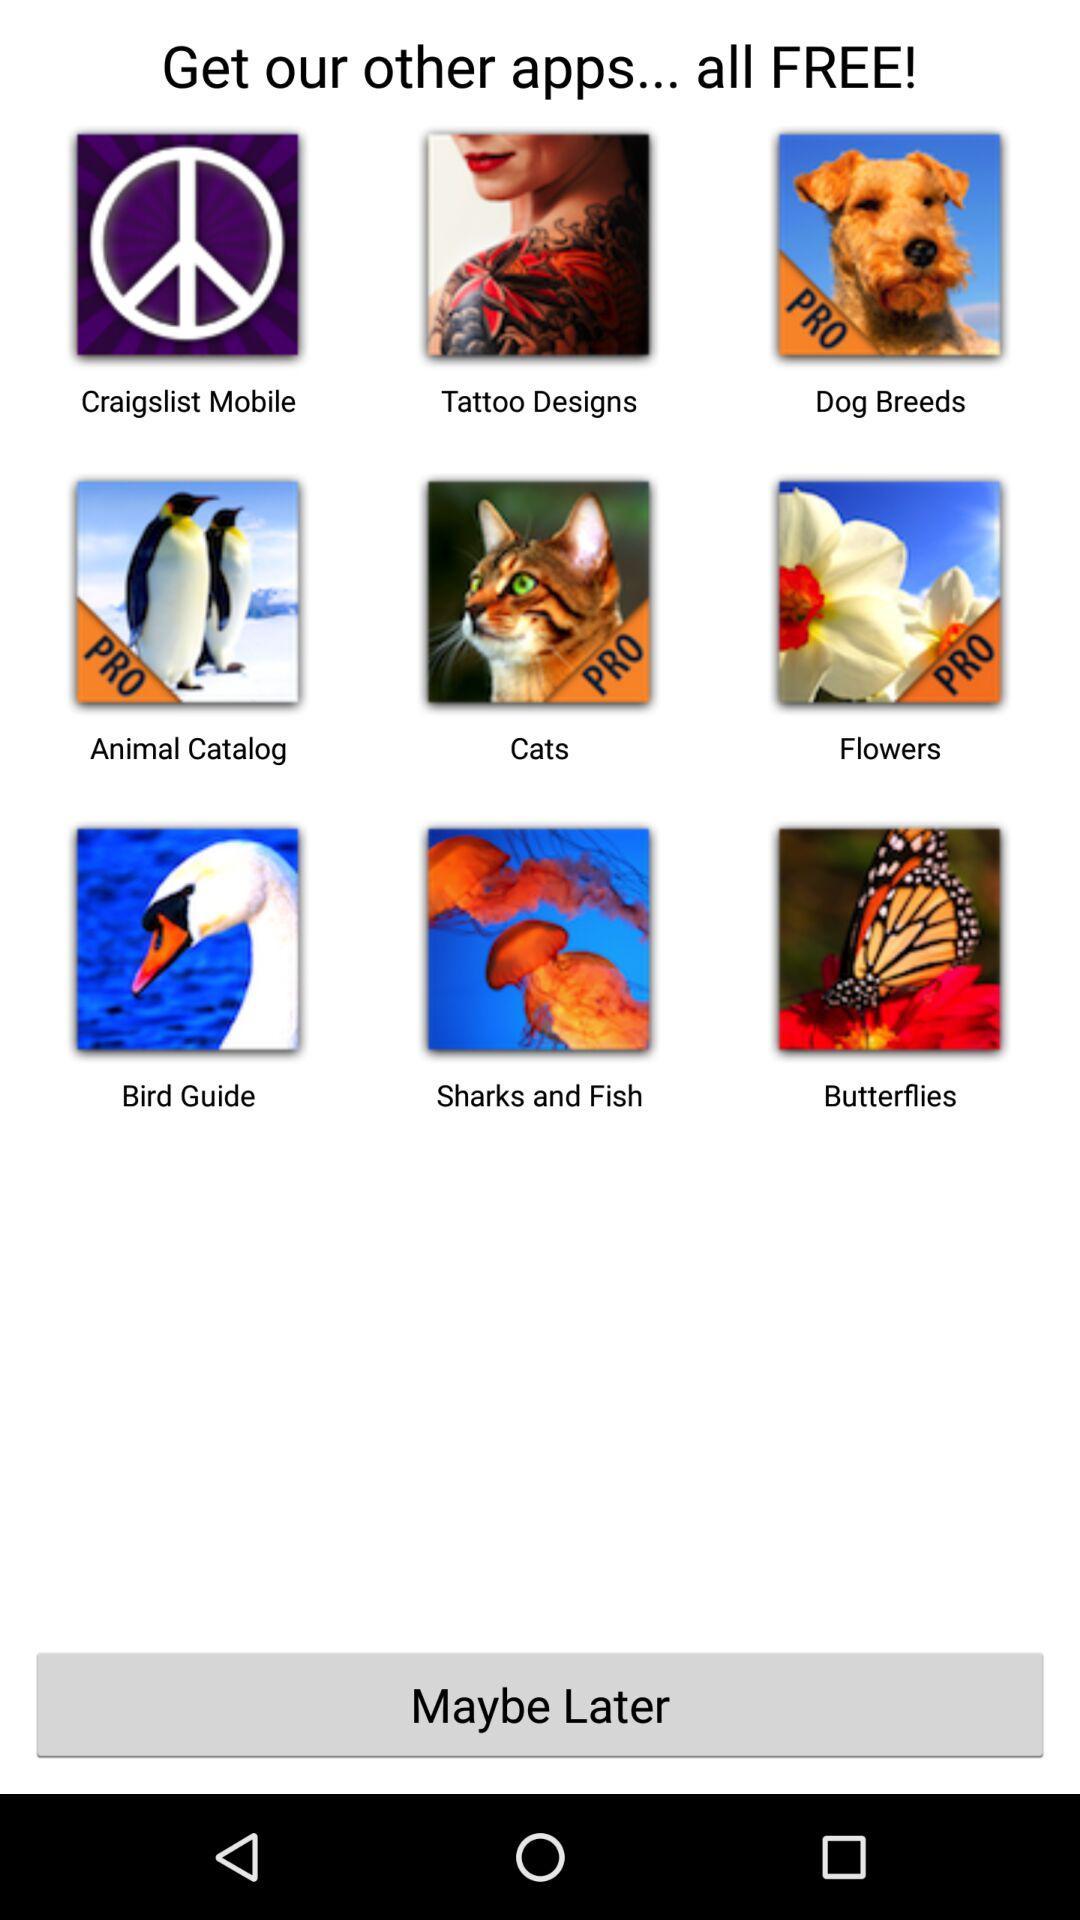  What do you see at coordinates (540, 1703) in the screenshot?
I see `the button at the bottom` at bounding box center [540, 1703].